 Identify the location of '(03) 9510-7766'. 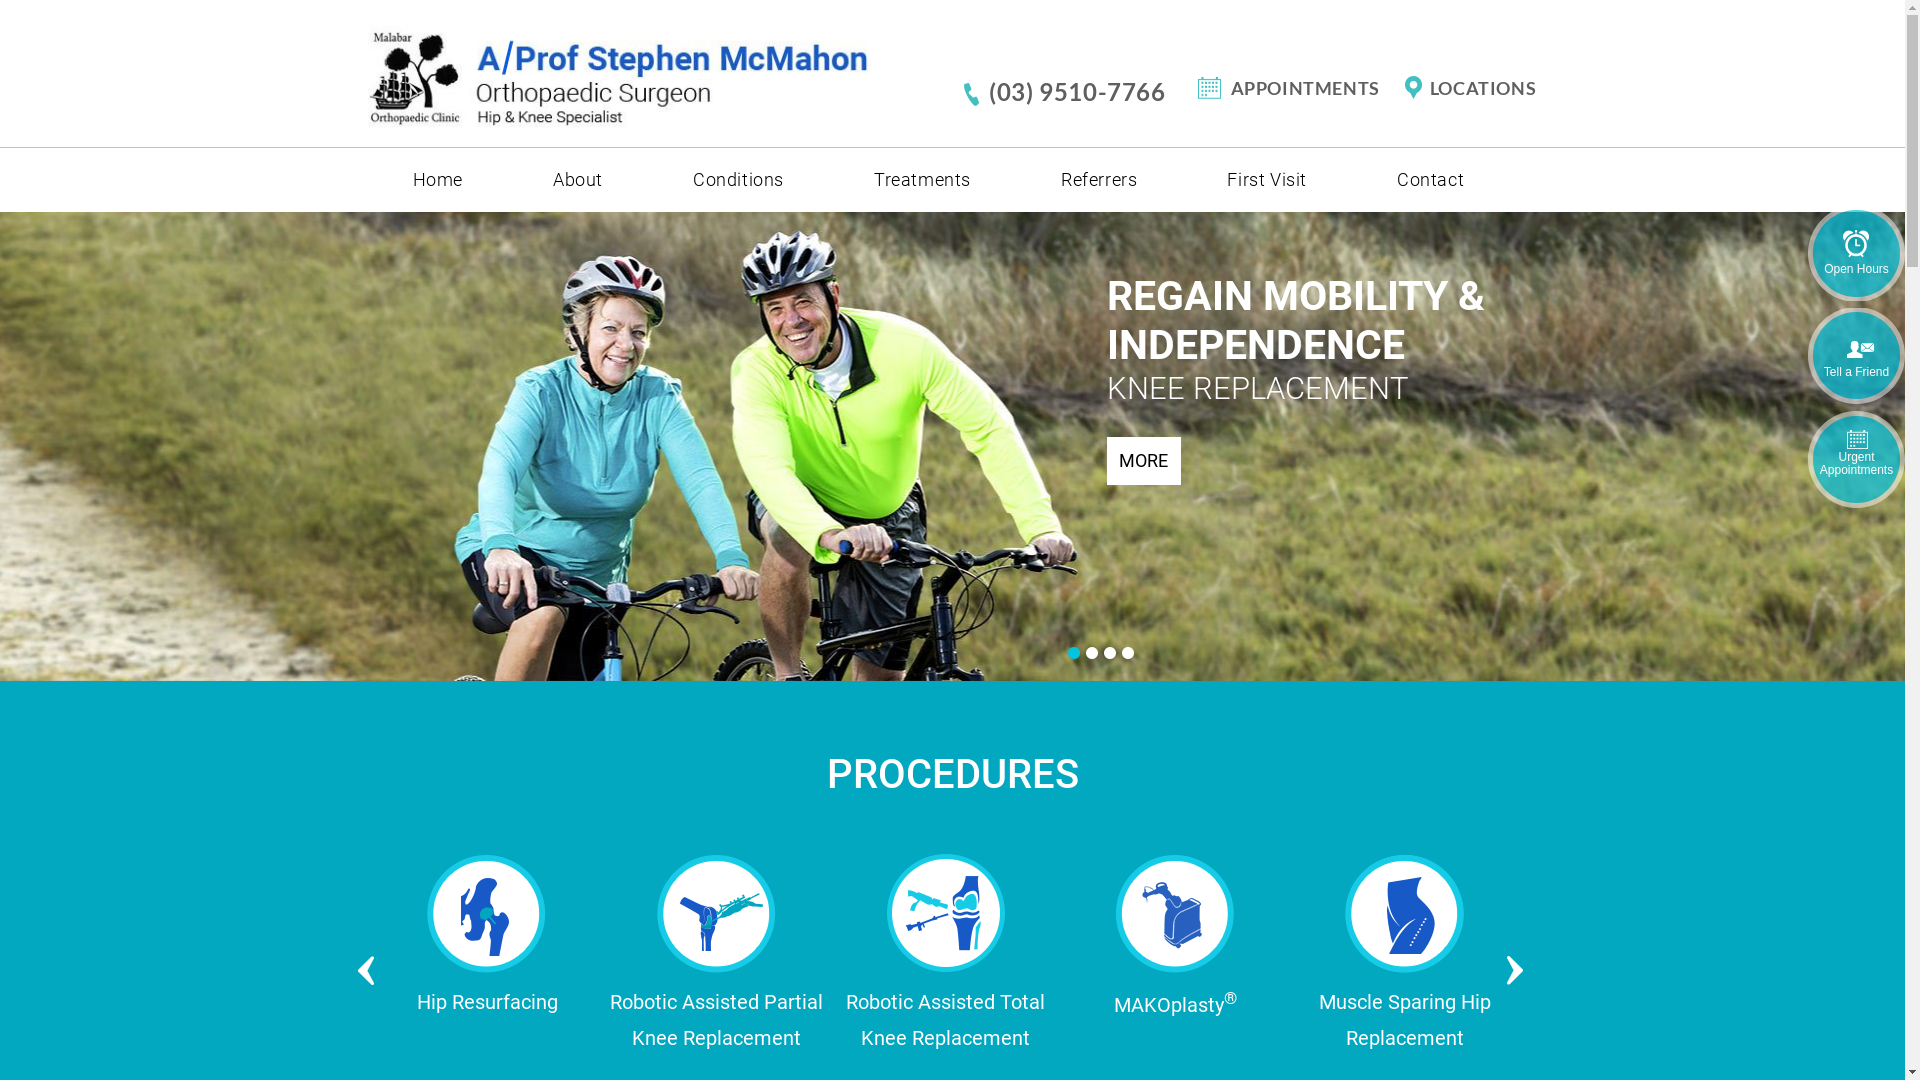
(1078, 92).